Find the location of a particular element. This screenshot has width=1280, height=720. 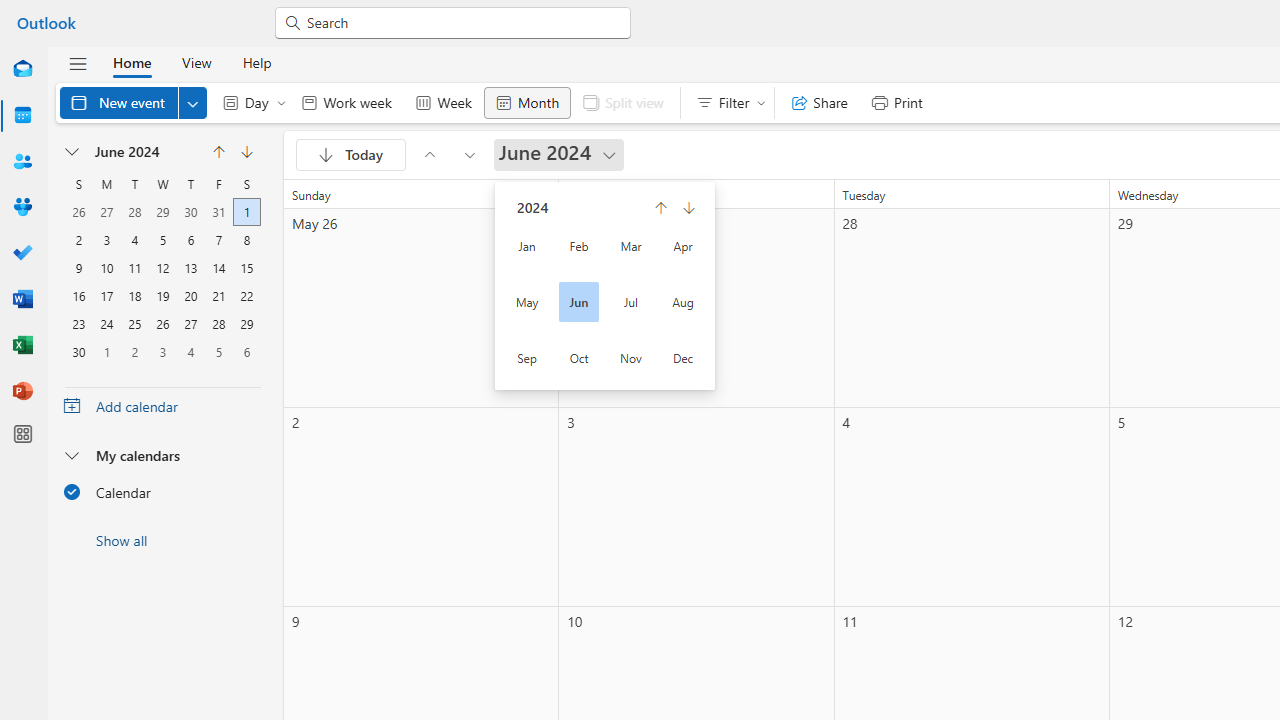

'16, June, 2024' is located at coordinates (79, 294).